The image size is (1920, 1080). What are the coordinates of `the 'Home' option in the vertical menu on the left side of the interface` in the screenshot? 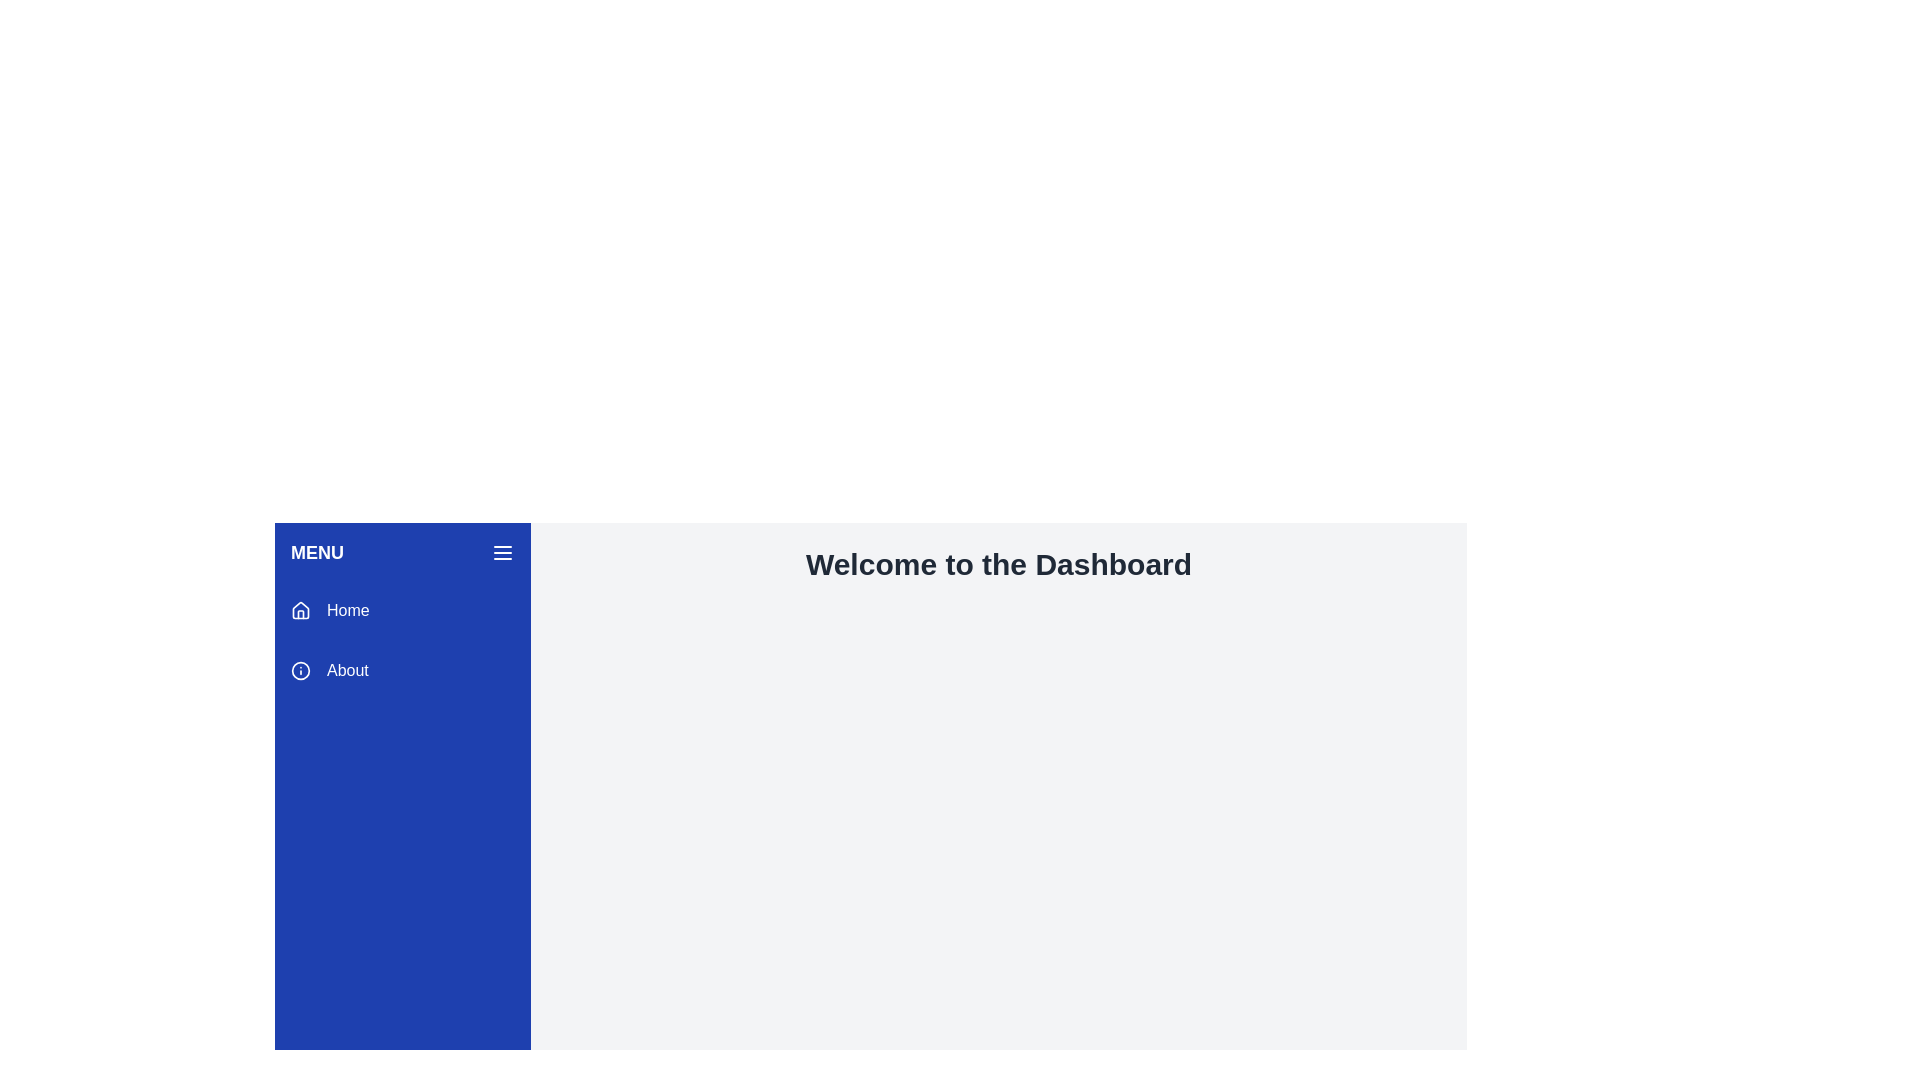 It's located at (402, 640).